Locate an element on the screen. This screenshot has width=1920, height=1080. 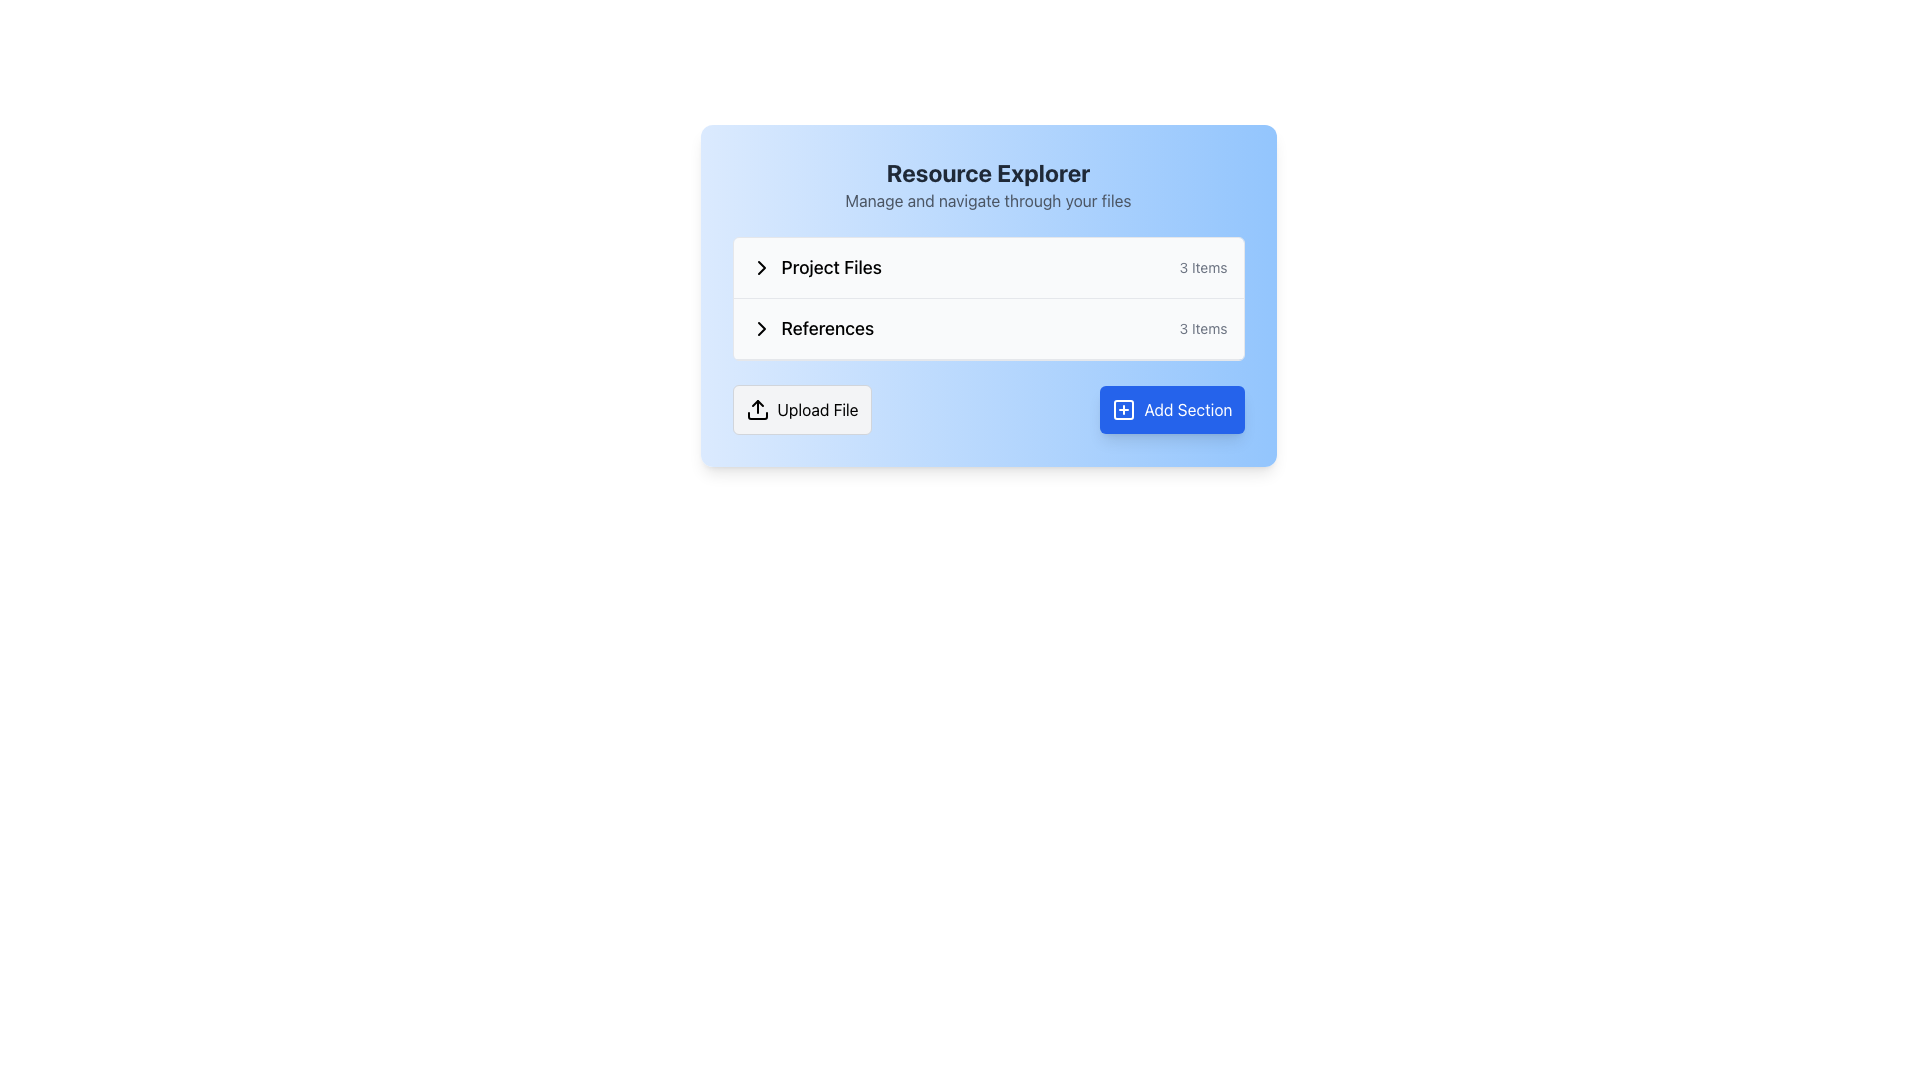
the bottom part of the upload icon located inside the blue card at the bottom left of the layout, near the 'Upload File' label is located at coordinates (756, 415).